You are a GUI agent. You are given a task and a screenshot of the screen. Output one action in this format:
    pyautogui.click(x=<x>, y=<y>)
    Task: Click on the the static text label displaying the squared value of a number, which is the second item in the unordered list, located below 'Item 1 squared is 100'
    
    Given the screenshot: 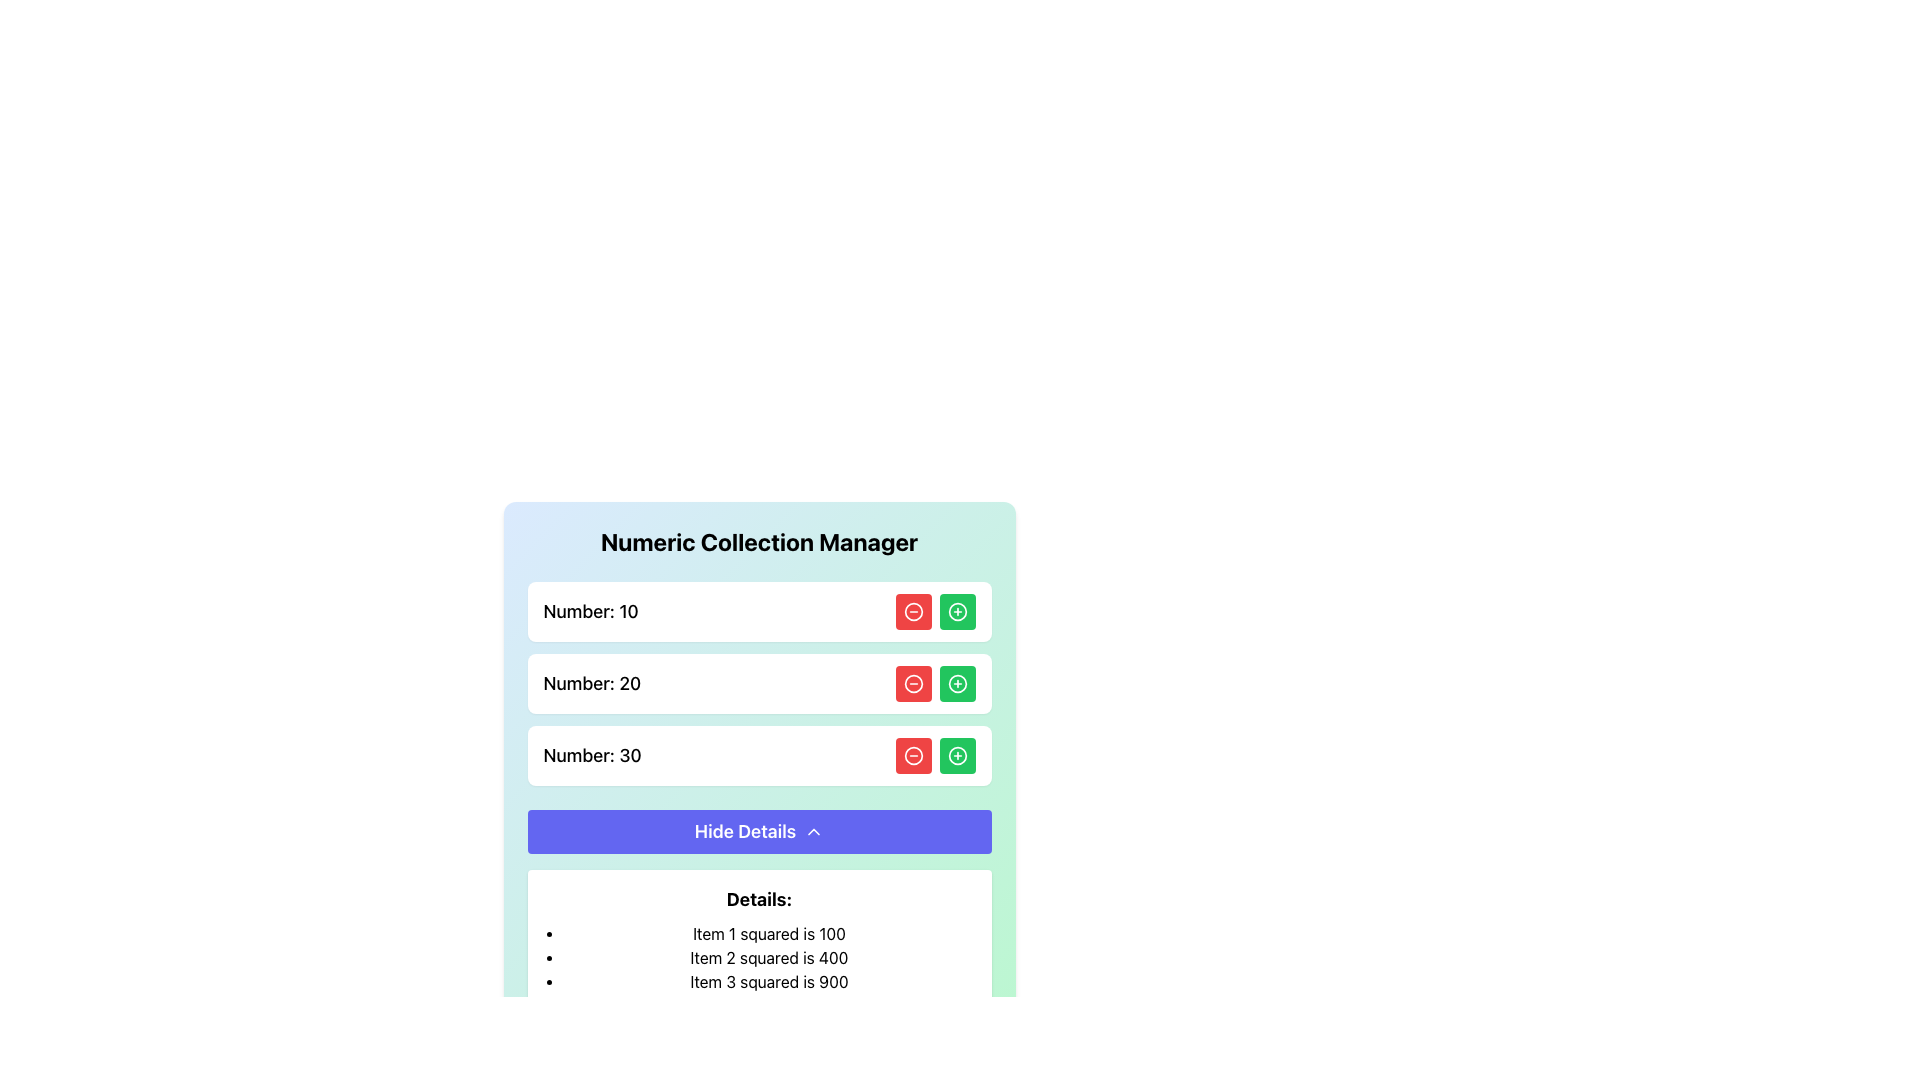 What is the action you would take?
    pyautogui.click(x=768, y=956)
    